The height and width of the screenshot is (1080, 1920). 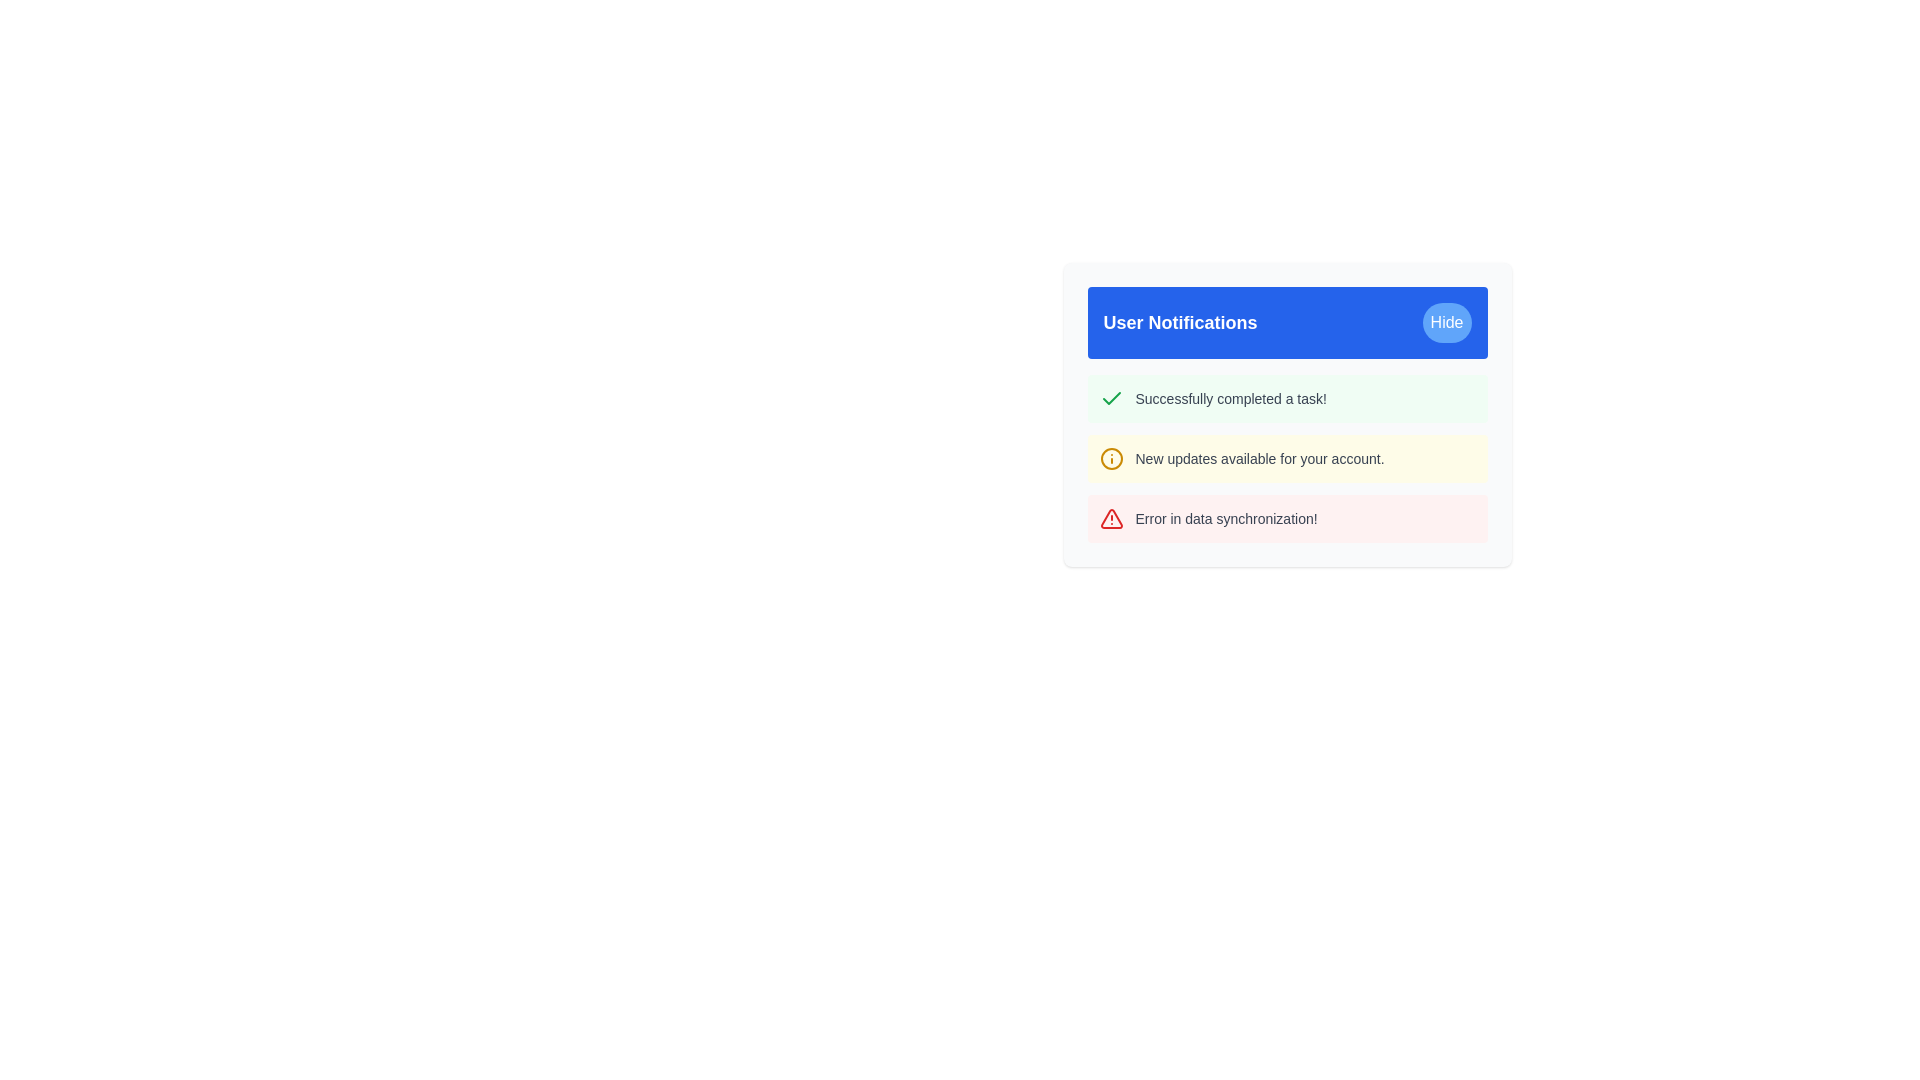 What do you see at coordinates (1110, 398) in the screenshot?
I see `the green checkmark icon in the notifications modal indicating successful completion, located adjacent to the 'Successfully completed a task!' text` at bounding box center [1110, 398].